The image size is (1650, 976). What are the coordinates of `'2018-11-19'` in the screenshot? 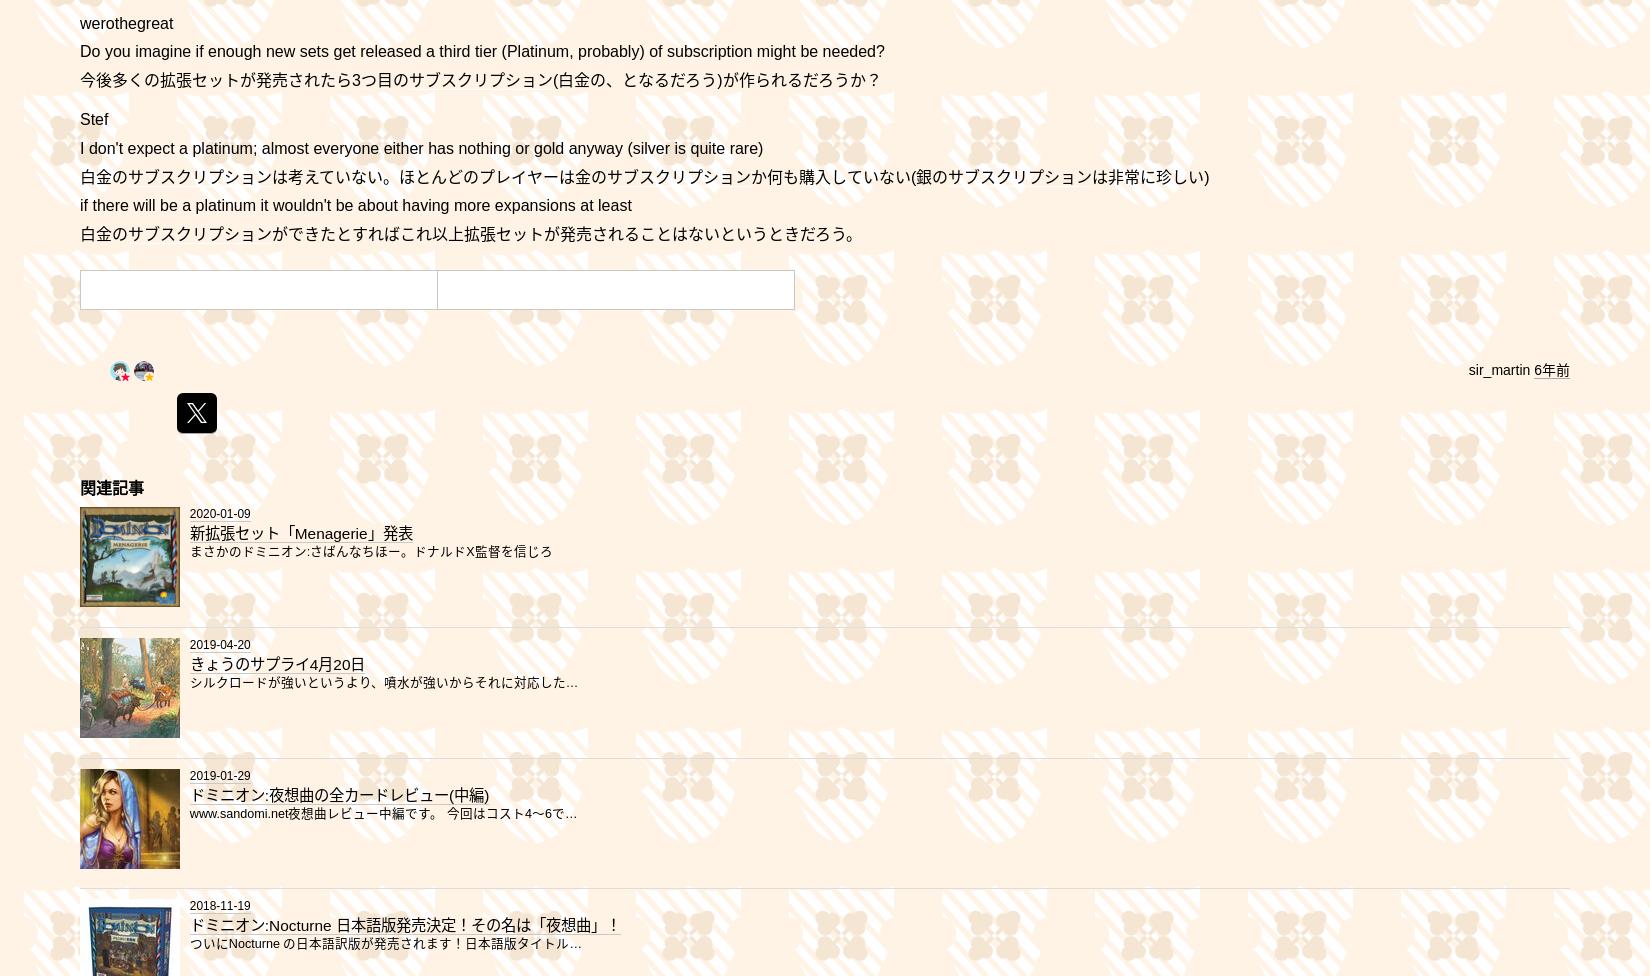 It's located at (219, 905).